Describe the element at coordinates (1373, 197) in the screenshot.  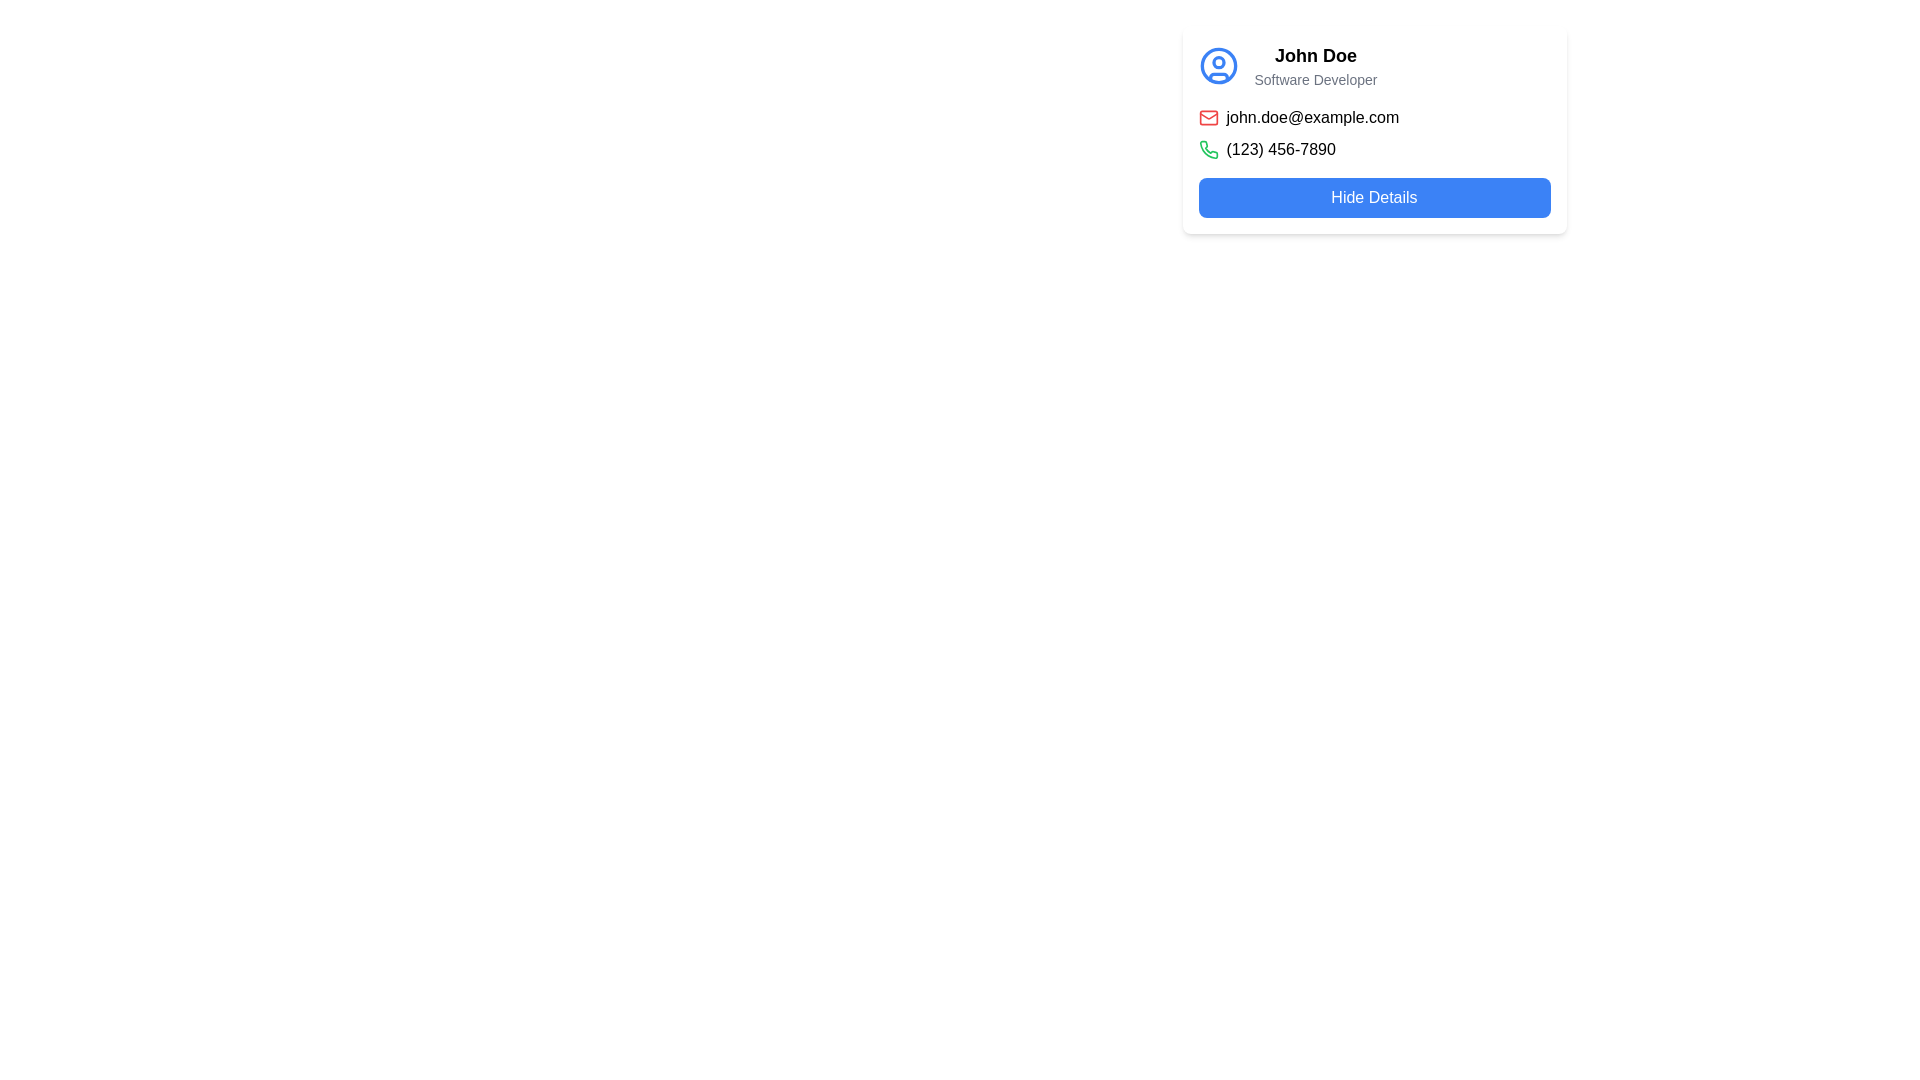
I see `the 'Hide Details' button, which is a rectangular button with a blue background and white text, located at the bottom of the card displaying information about 'John Doe.'` at that location.